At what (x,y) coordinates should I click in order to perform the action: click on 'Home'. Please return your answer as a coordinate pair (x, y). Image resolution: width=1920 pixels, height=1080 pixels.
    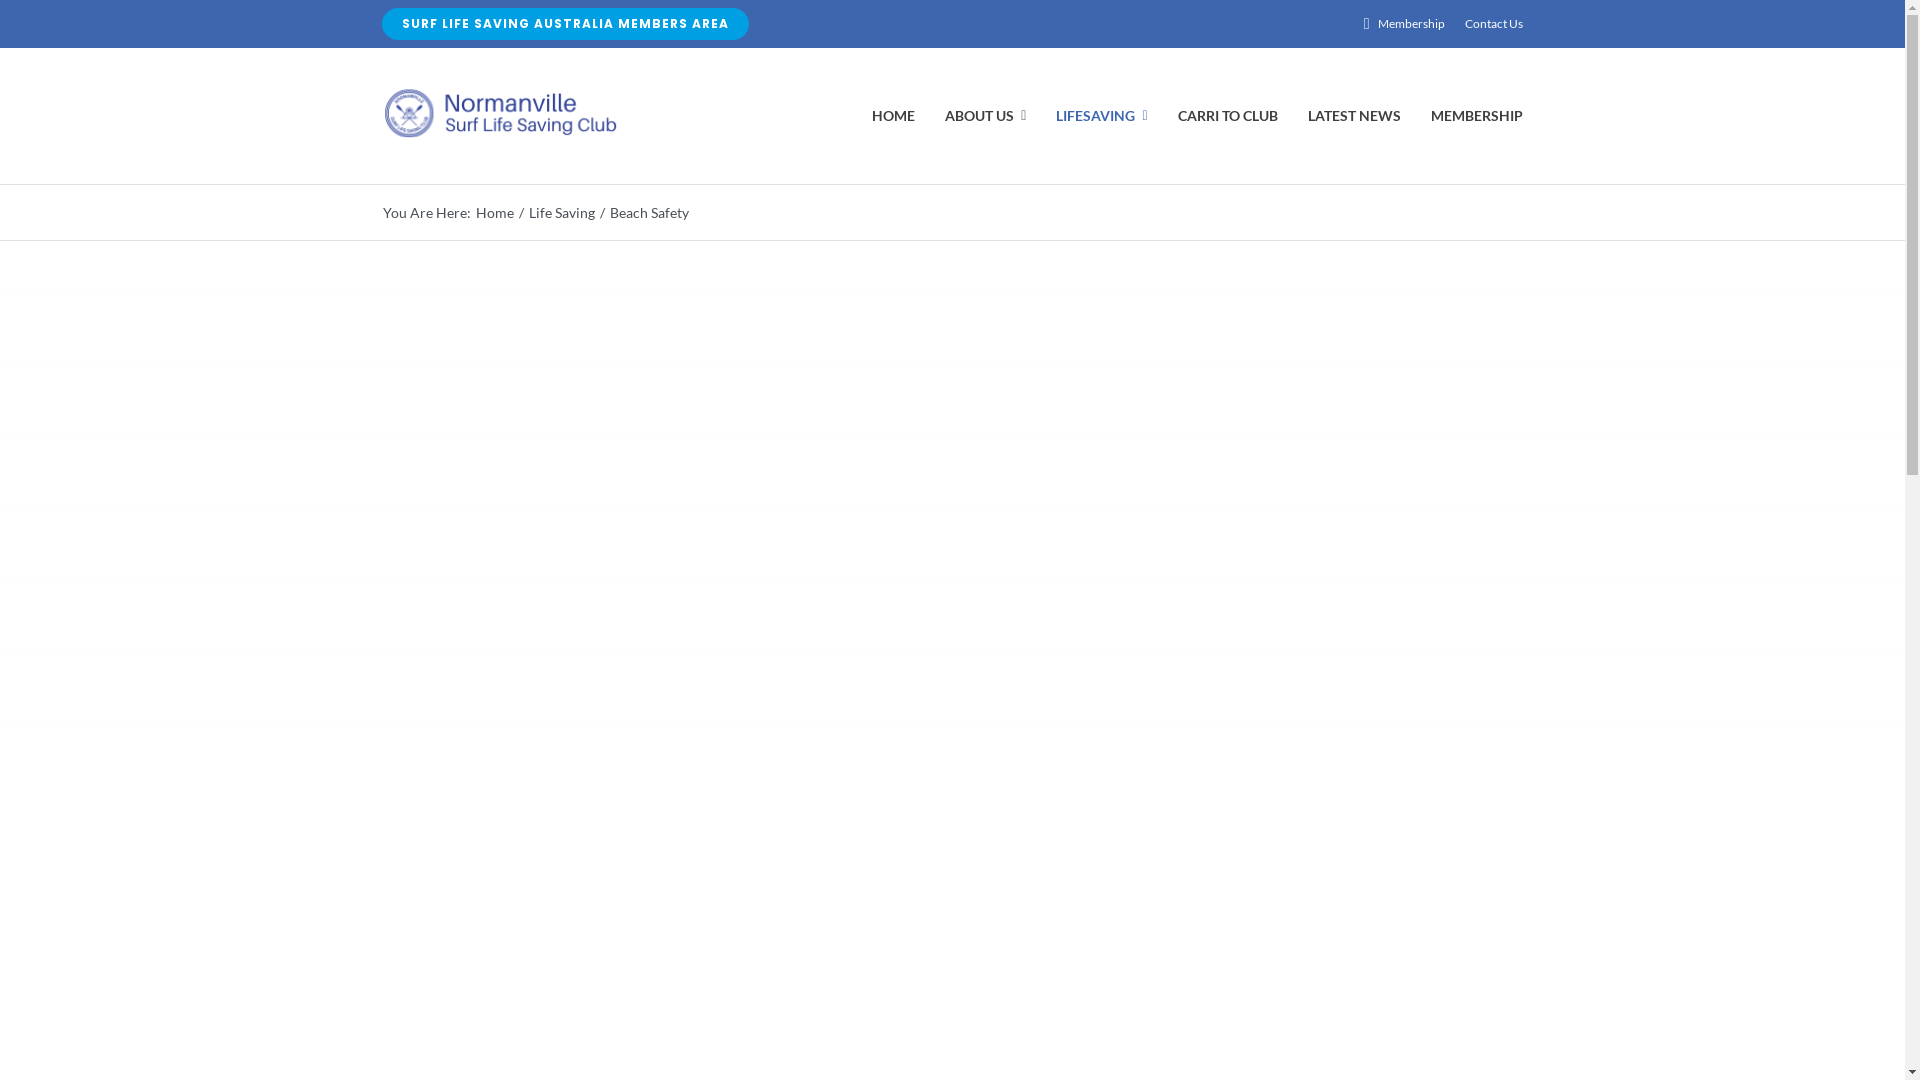
    Looking at the image, I should click on (494, 212).